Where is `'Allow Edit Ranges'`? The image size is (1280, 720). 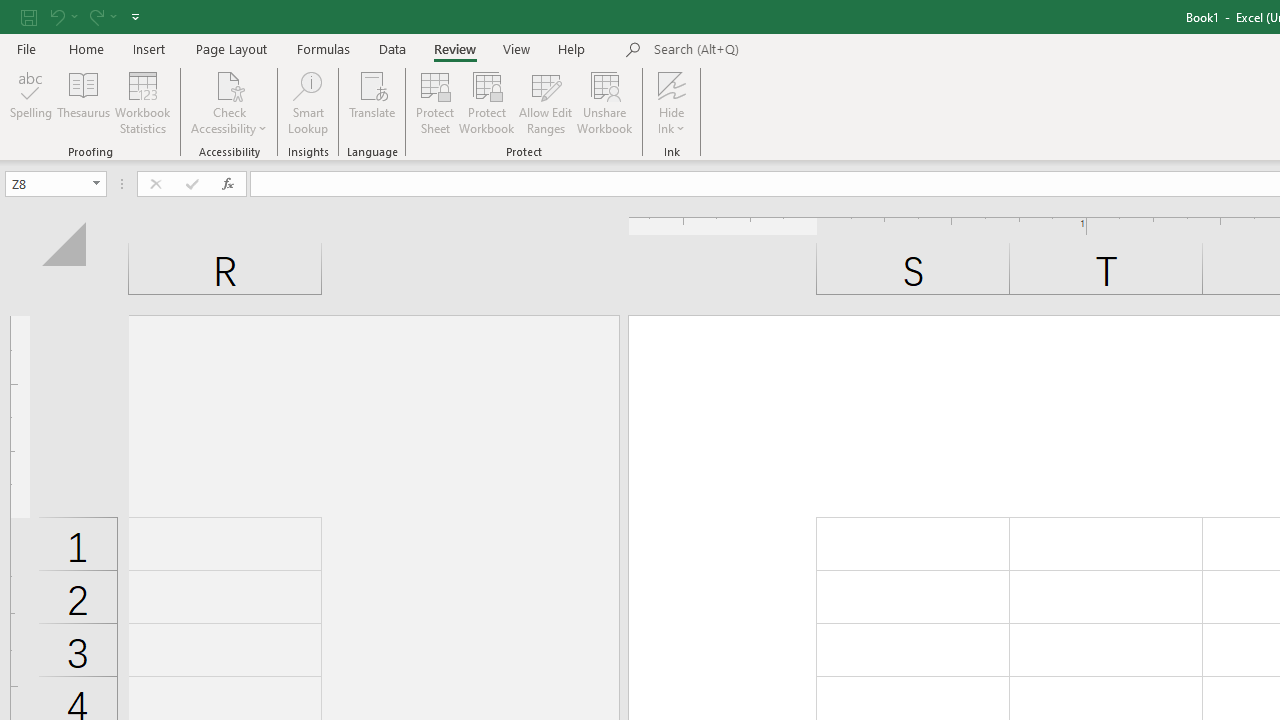
'Allow Edit Ranges' is located at coordinates (545, 103).